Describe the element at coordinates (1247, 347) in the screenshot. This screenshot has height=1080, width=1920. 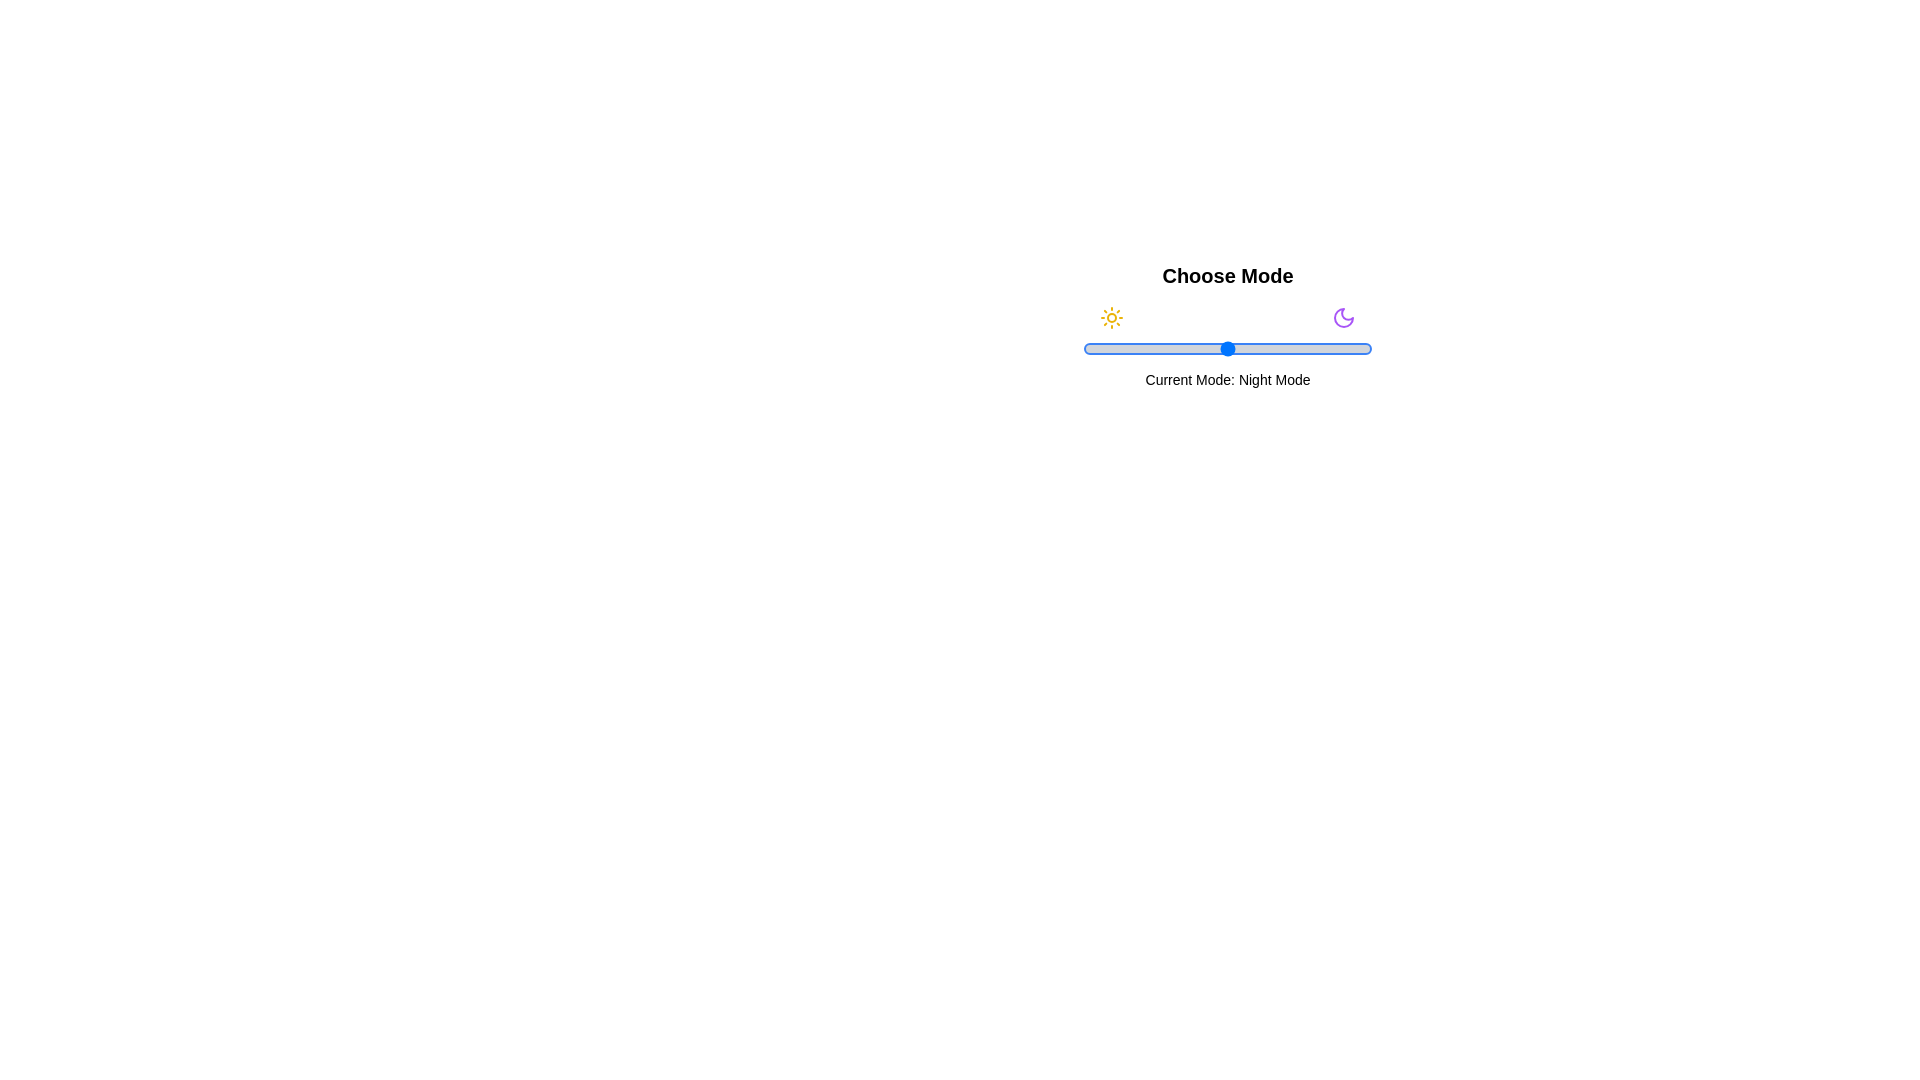
I see `the slider to 57% to set the mode` at that location.